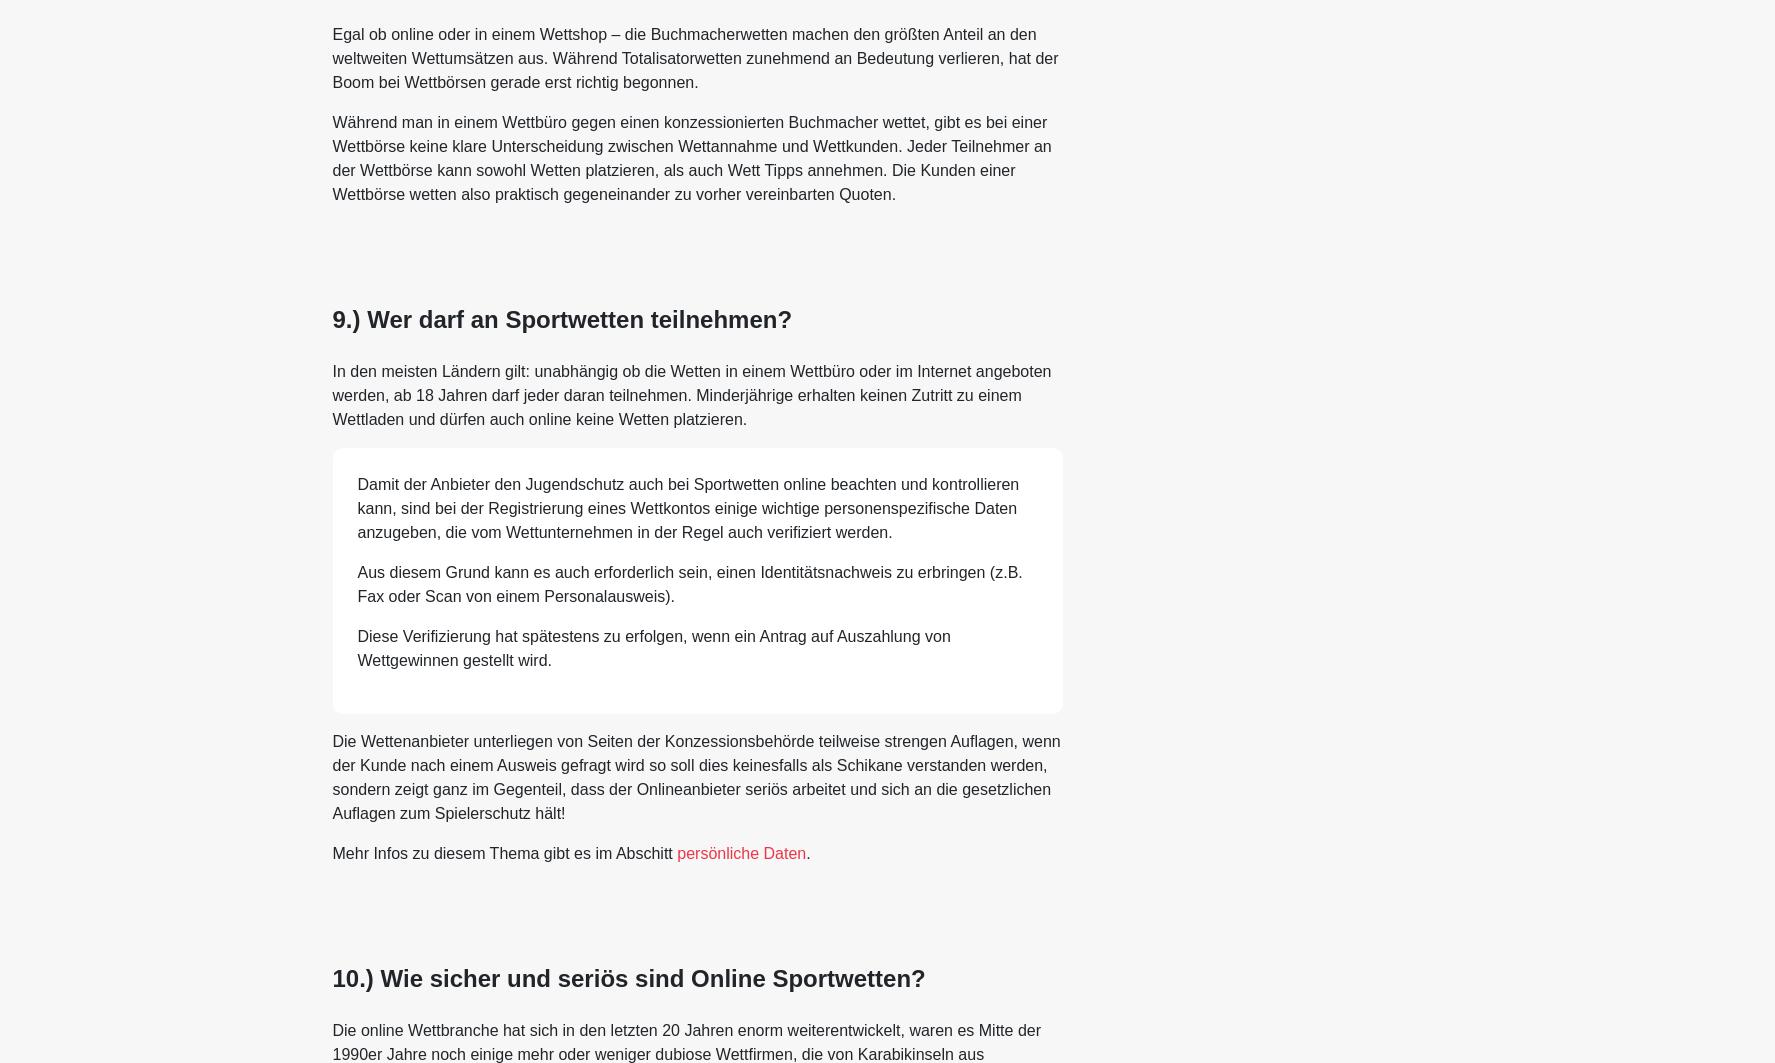 This screenshot has width=1775, height=1063. I want to click on 'Diese Verifizierung hat spätestens zu erfolgen, wenn ein Antrag auf Auszahlung von Wettgewinnen gestellt wird.', so click(652, 646).